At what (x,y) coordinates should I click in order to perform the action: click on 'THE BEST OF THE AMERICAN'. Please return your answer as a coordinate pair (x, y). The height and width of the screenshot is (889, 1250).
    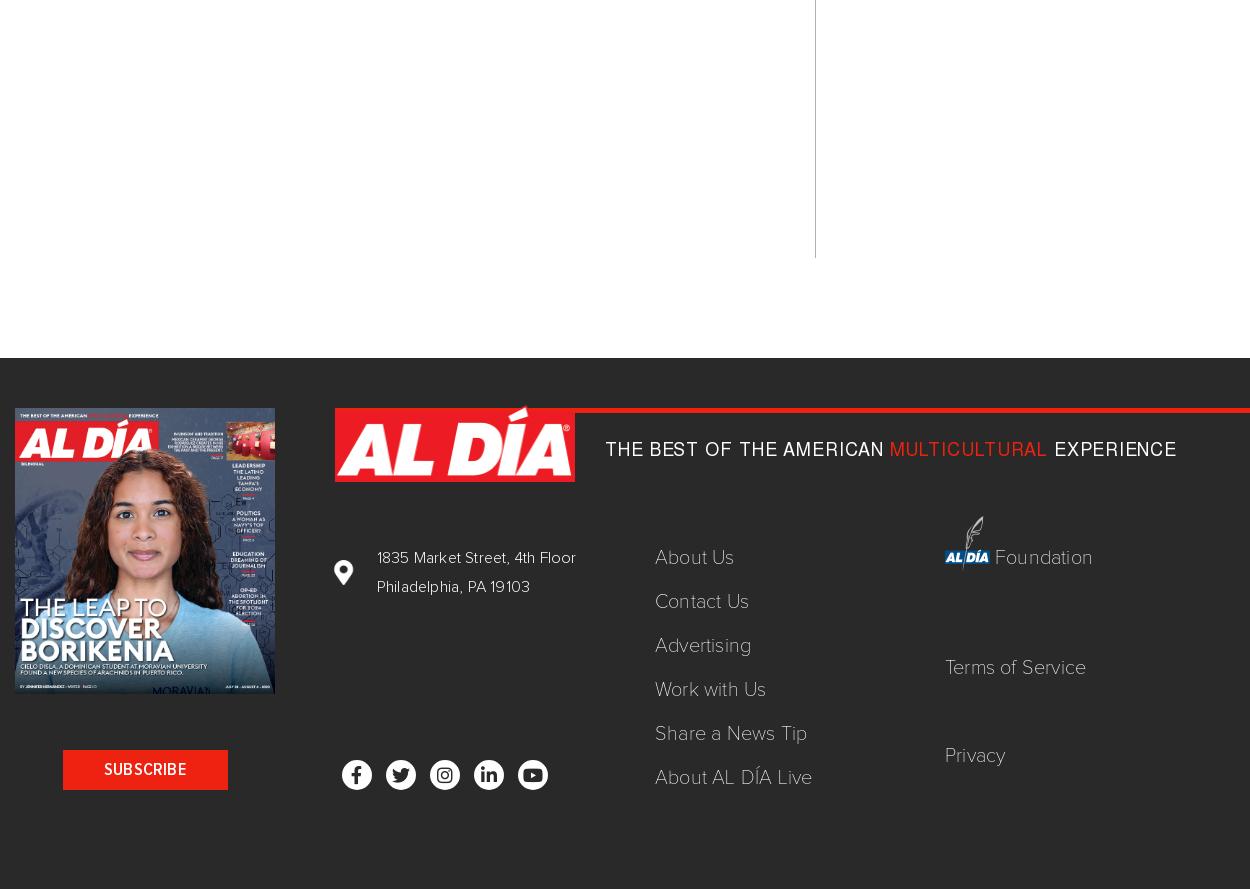
    Looking at the image, I should click on (746, 450).